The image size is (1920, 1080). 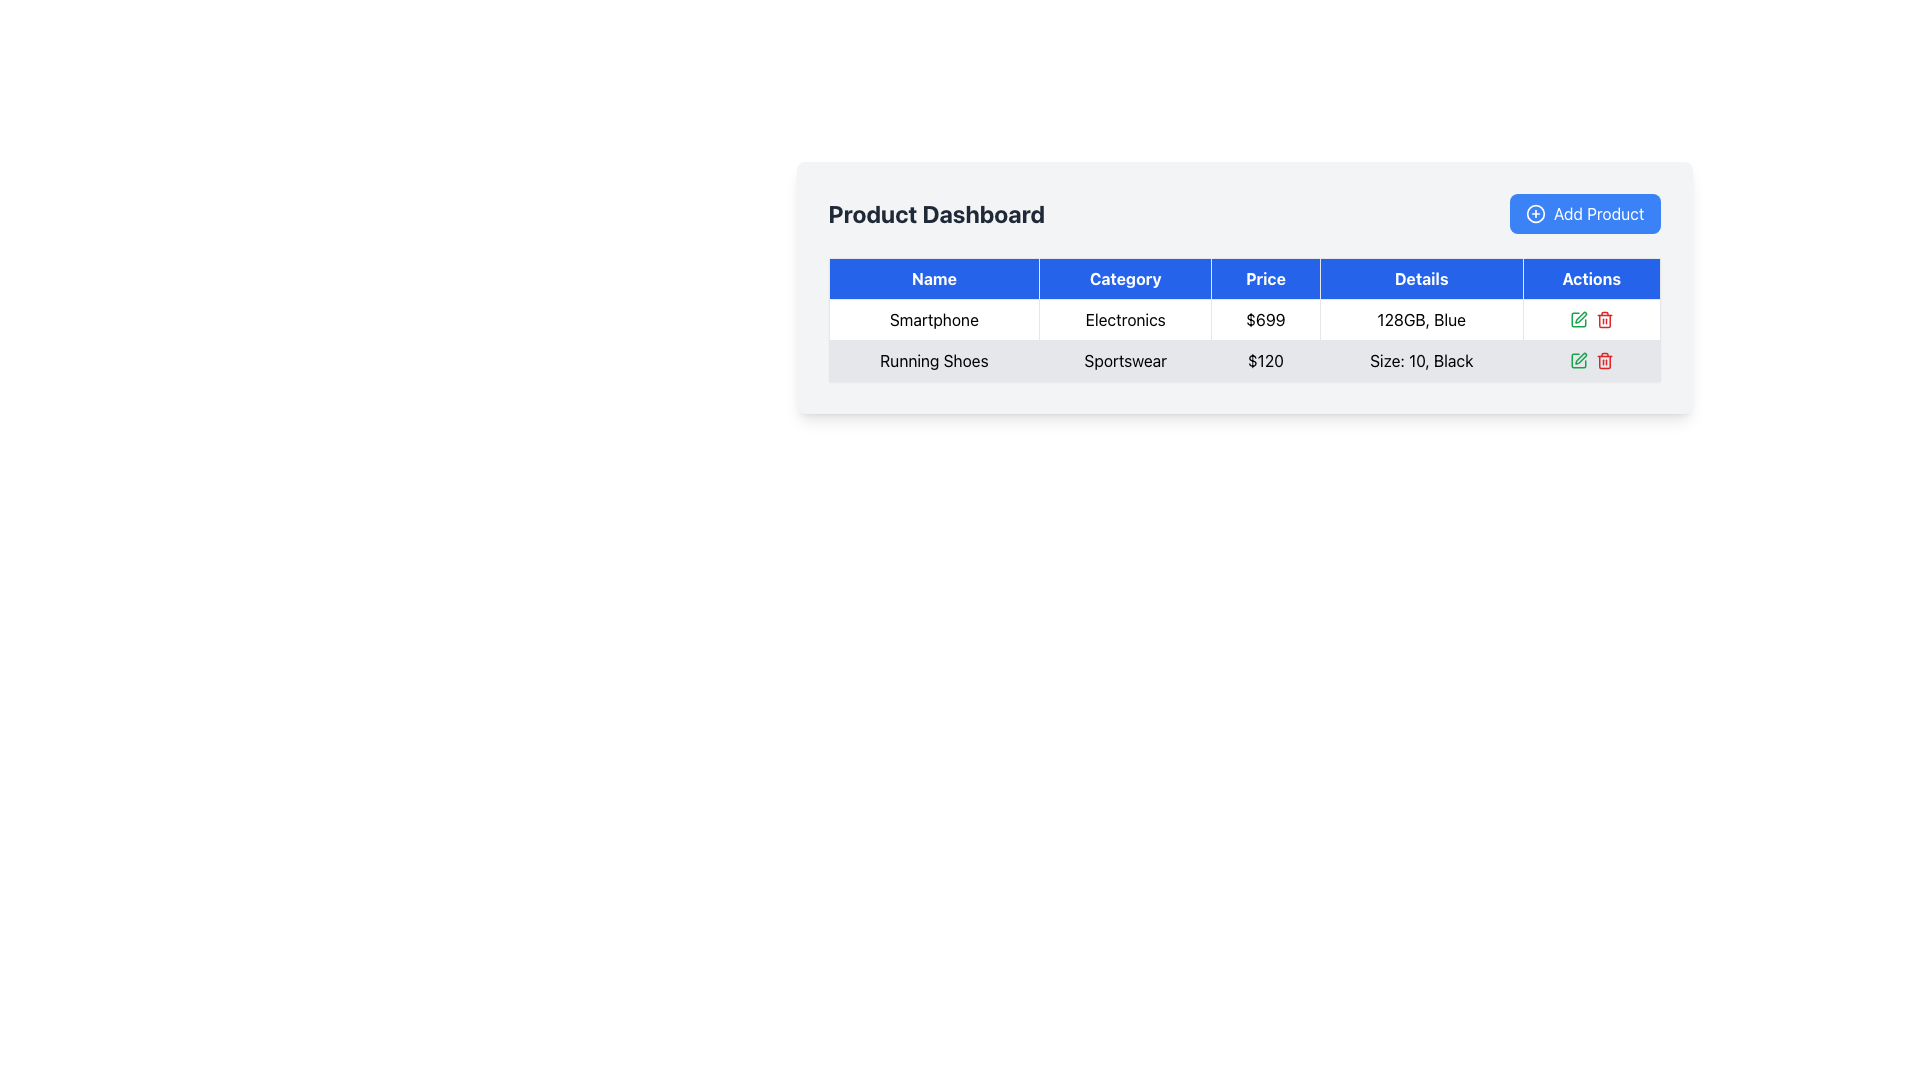 I want to click on specific rows or cells in the product information table located under the 'Product Dashboard' title, so click(x=1243, y=288).